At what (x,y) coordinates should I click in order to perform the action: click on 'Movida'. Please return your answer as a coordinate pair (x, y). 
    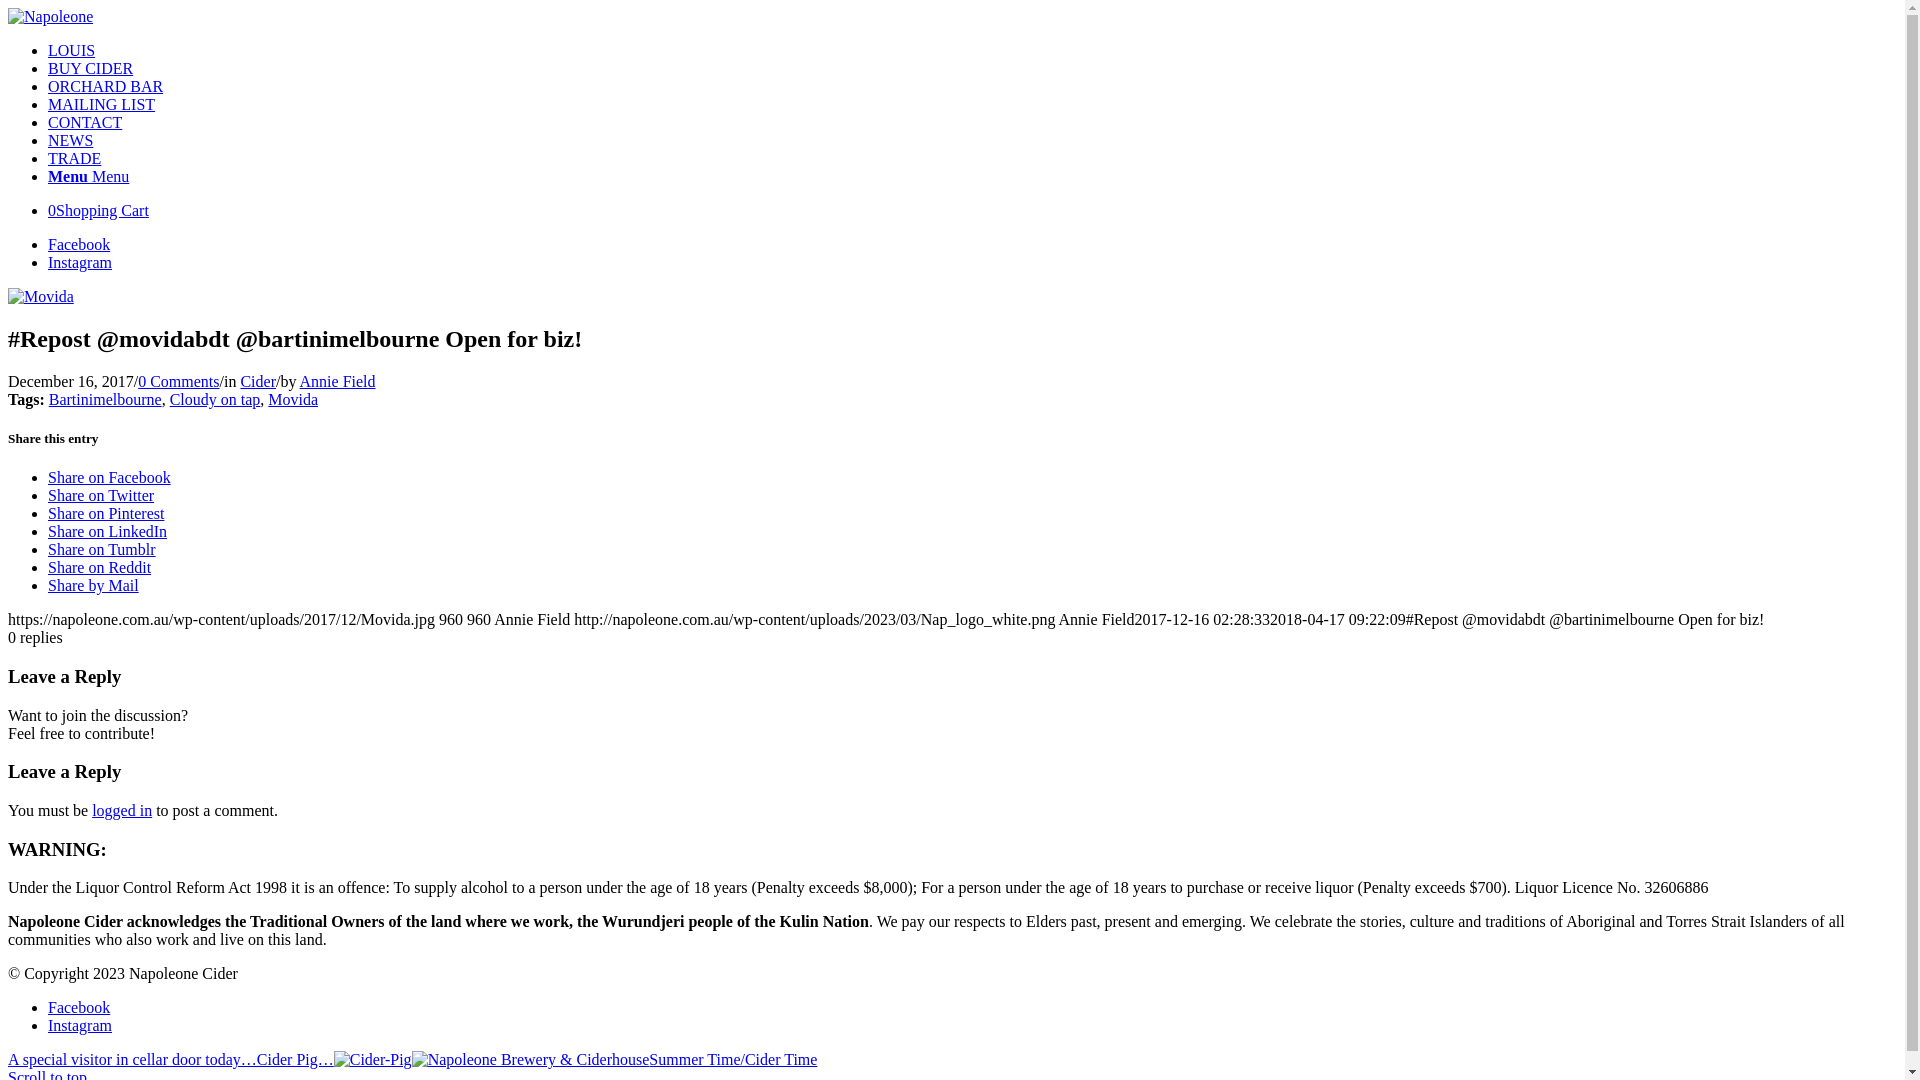
    Looking at the image, I should click on (267, 399).